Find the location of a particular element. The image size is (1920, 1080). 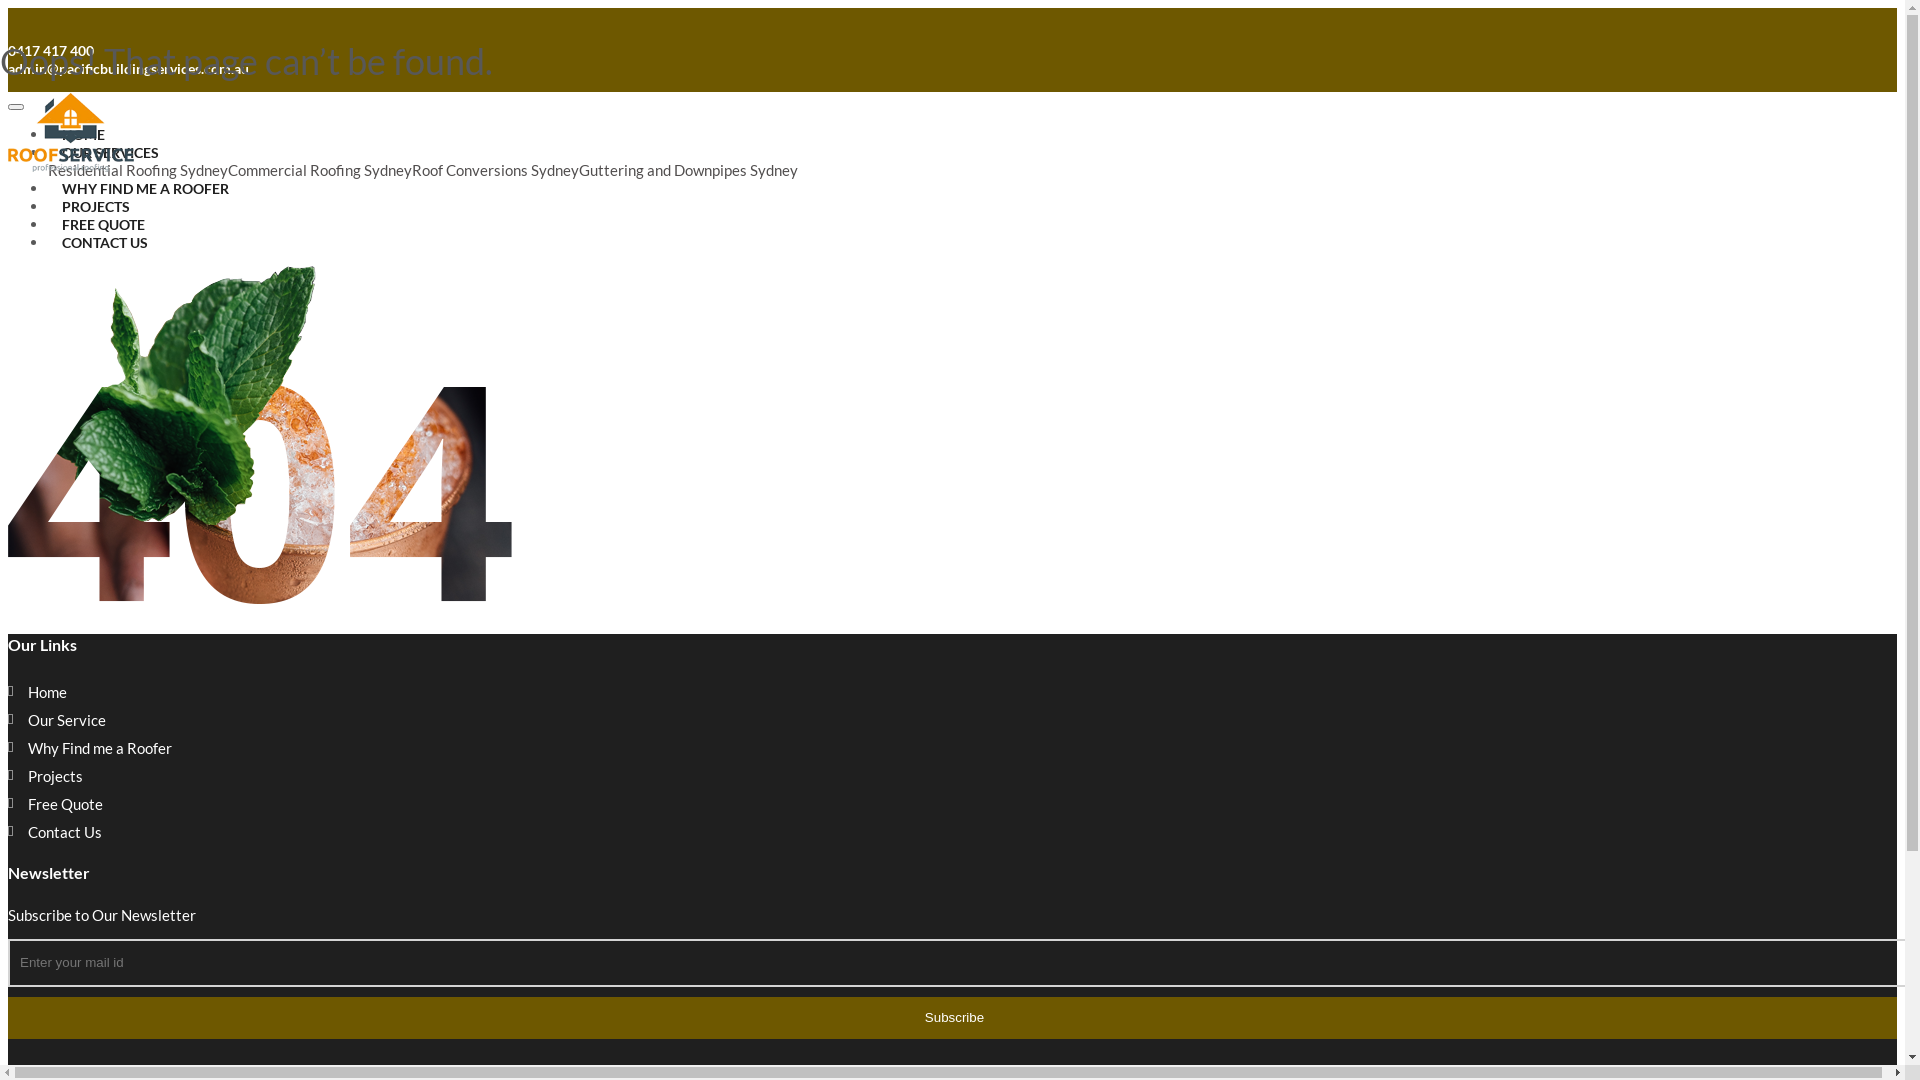

'Commercial Roofing Sydney' is located at coordinates (320, 168).